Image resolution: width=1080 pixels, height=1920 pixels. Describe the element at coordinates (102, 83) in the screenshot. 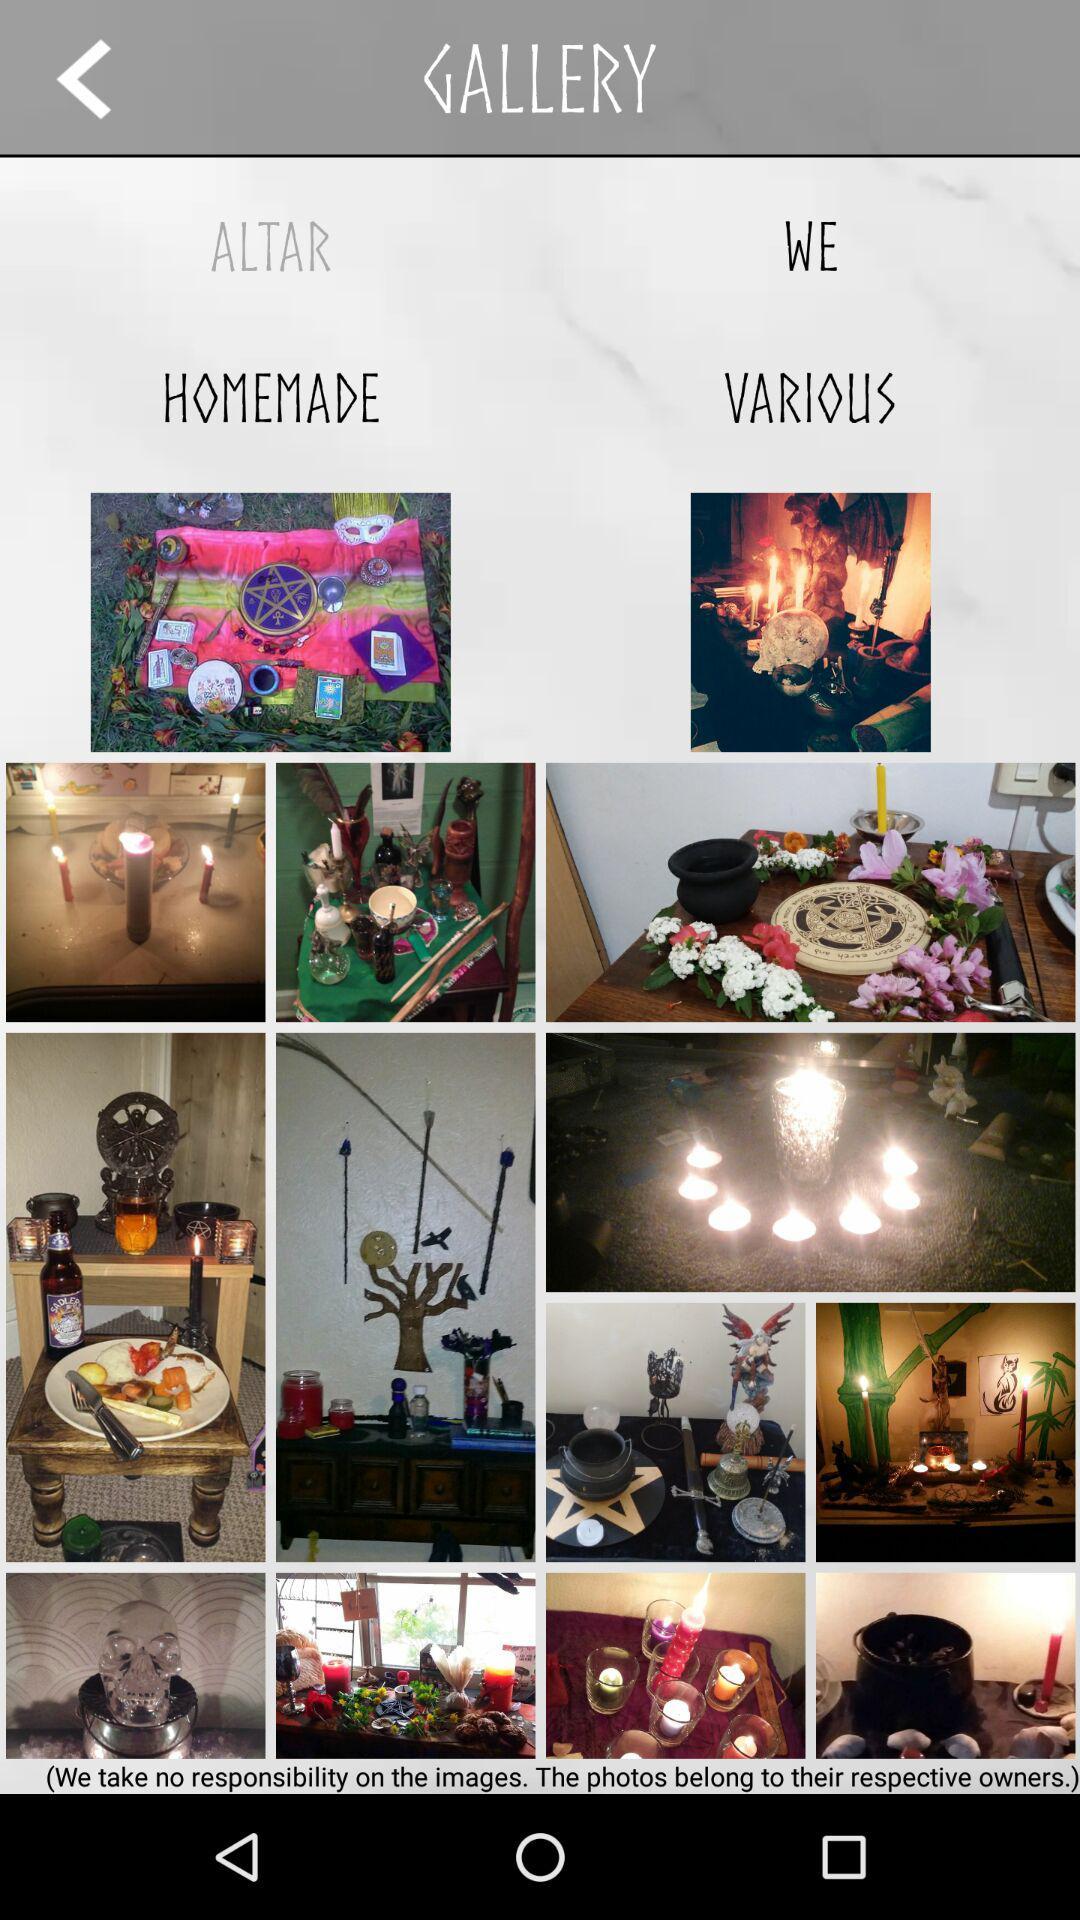

I see `the arrow_backward icon` at that location.